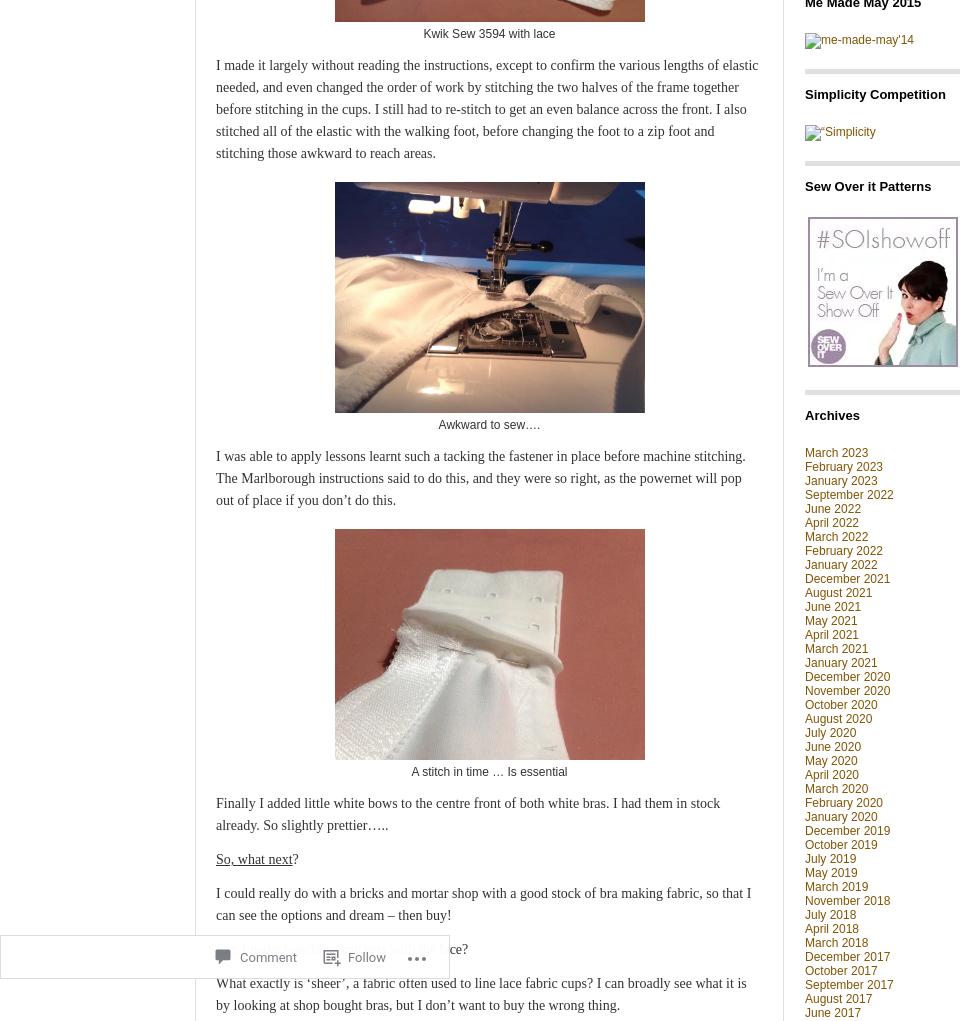  I want to click on 'Finally I added little white bows to the centre front of both white bras. I had them in stock already. So slightly prettier…..', so click(215, 813).